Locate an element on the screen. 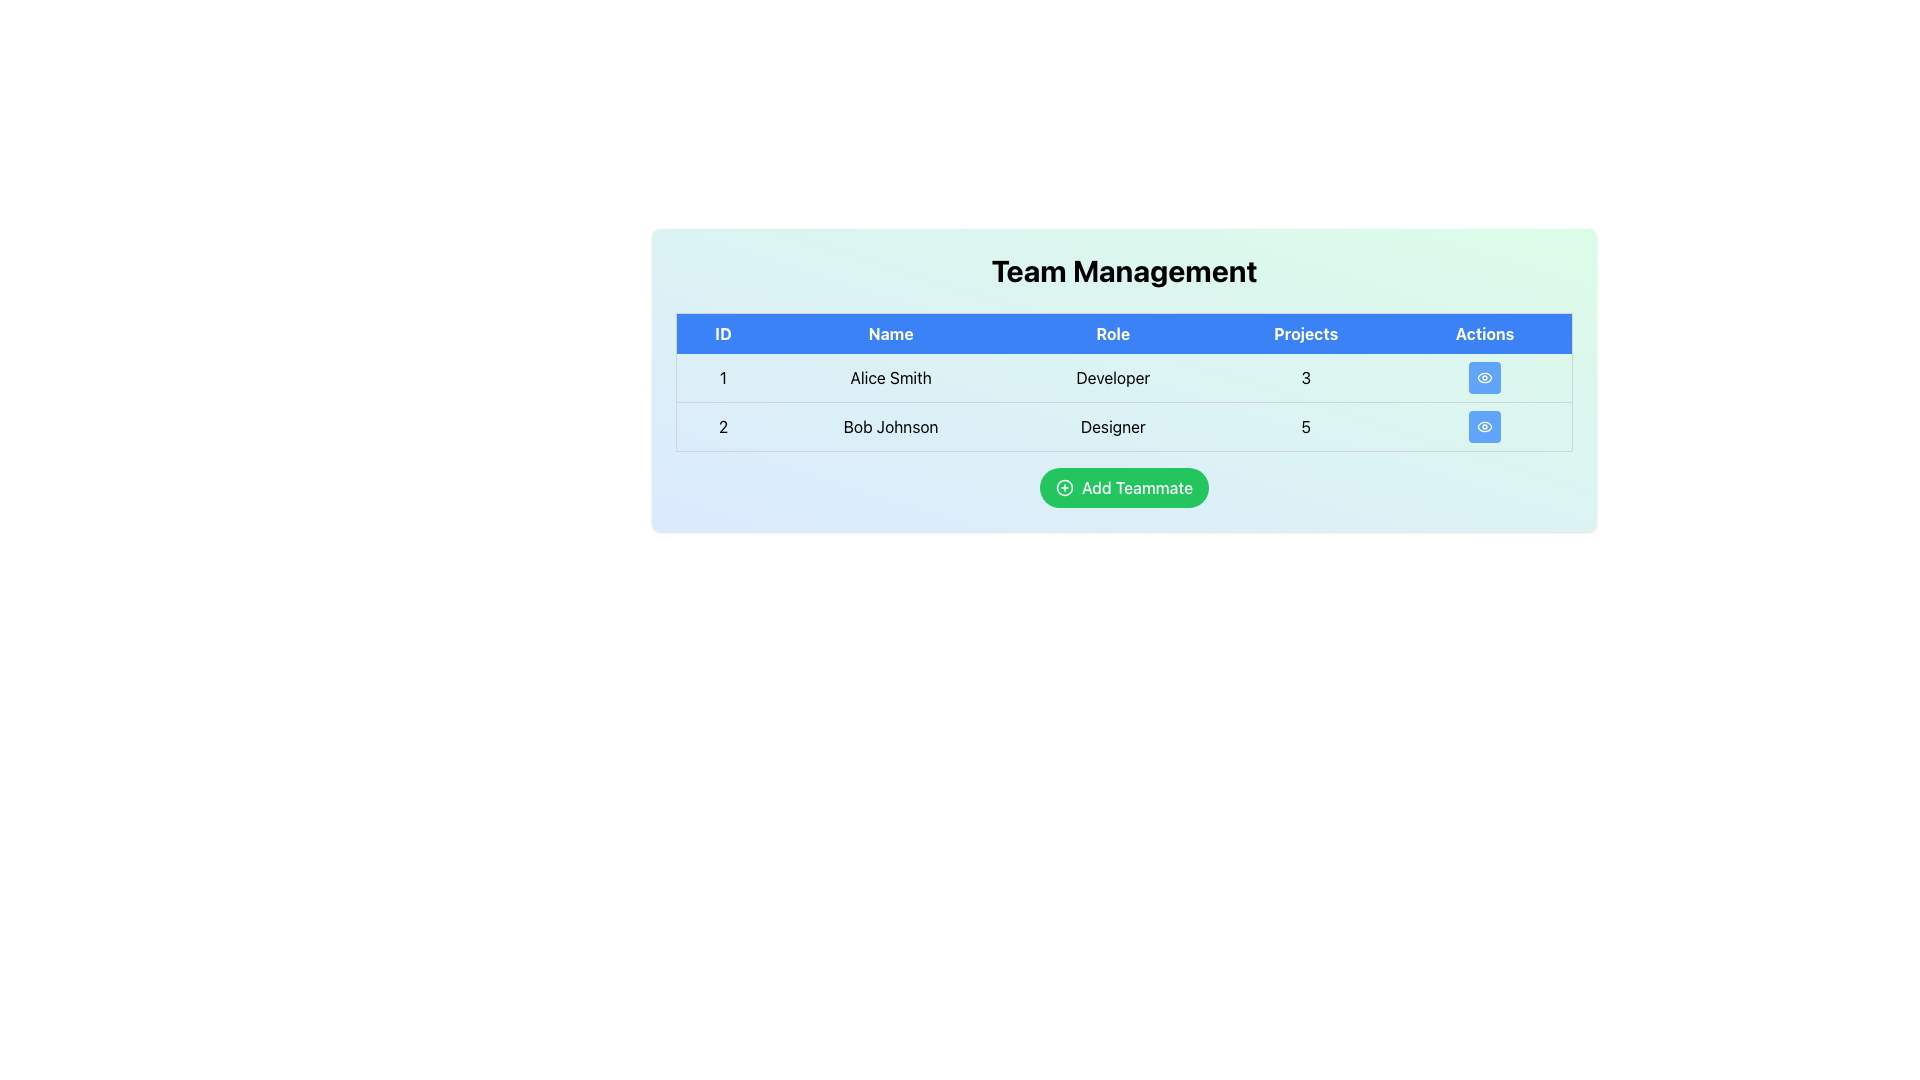 This screenshot has width=1920, height=1080. the action button in the 'Actions' column of the first row under 'Team Management' is located at coordinates (1485, 378).